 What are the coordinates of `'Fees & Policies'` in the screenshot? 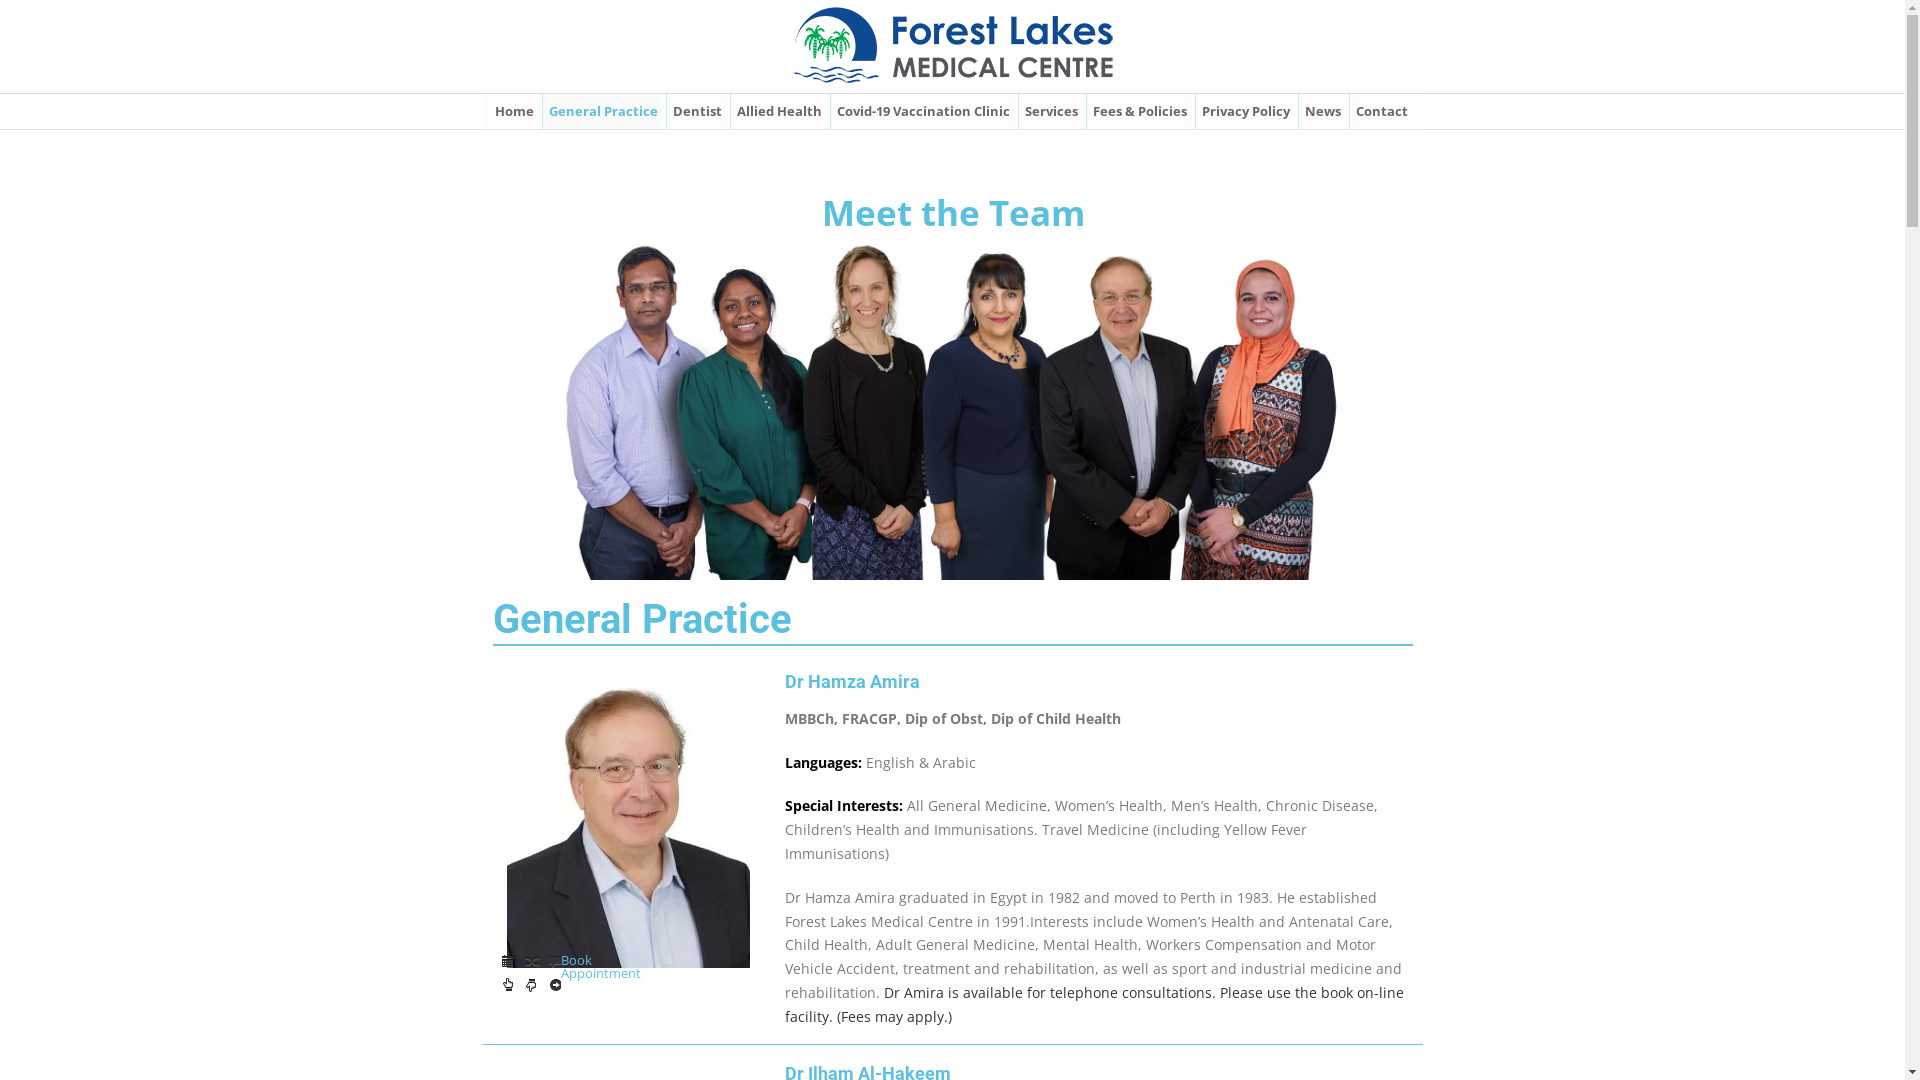 It's located at (1085, 111).